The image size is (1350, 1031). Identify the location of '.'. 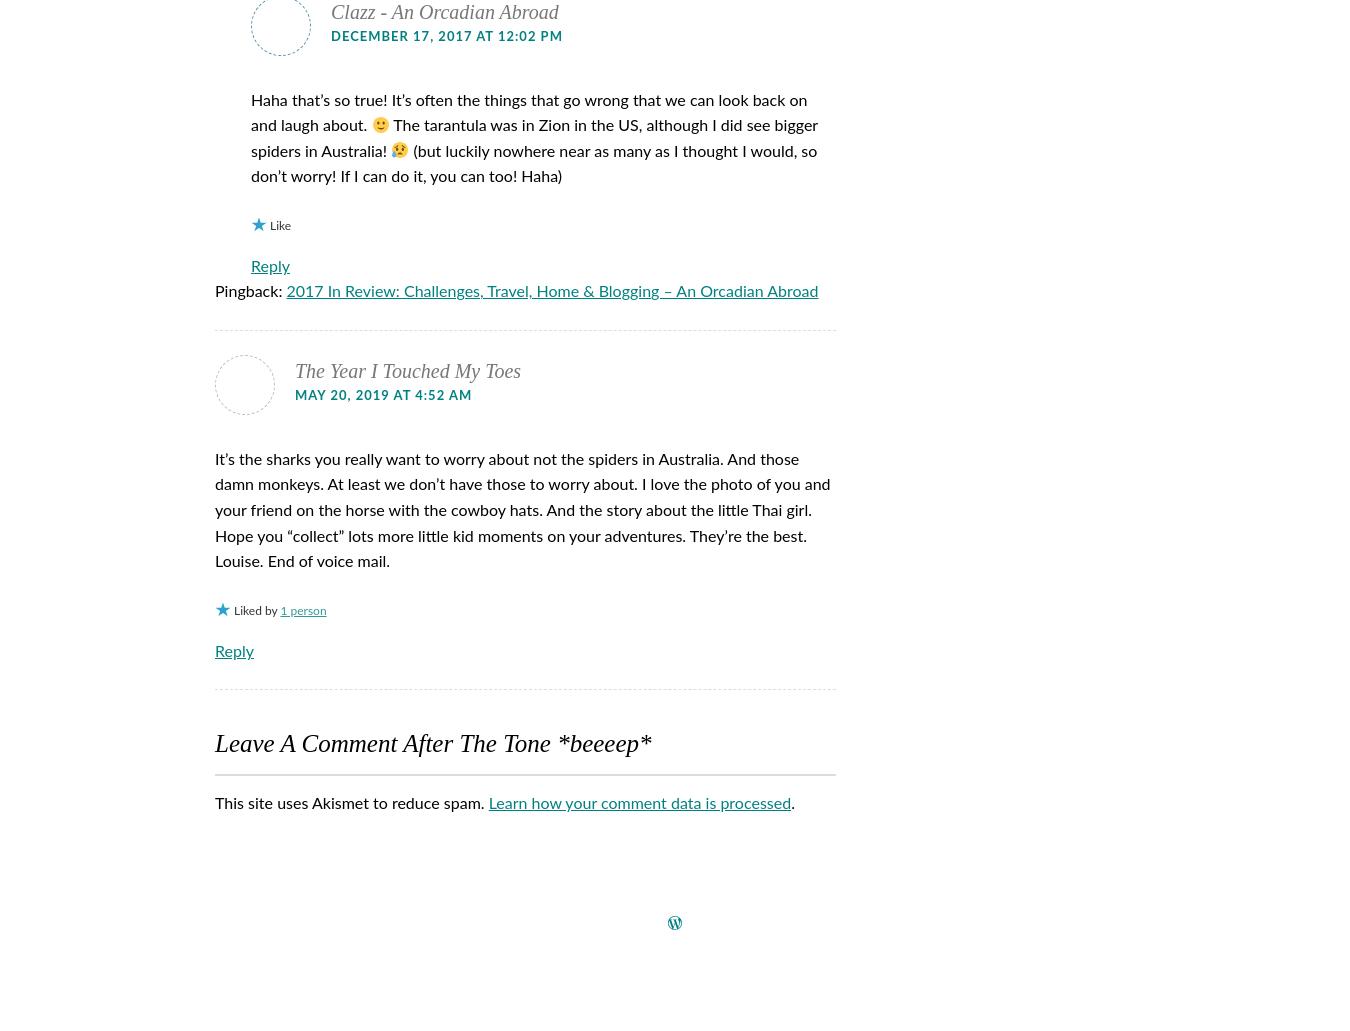
(792, 802).